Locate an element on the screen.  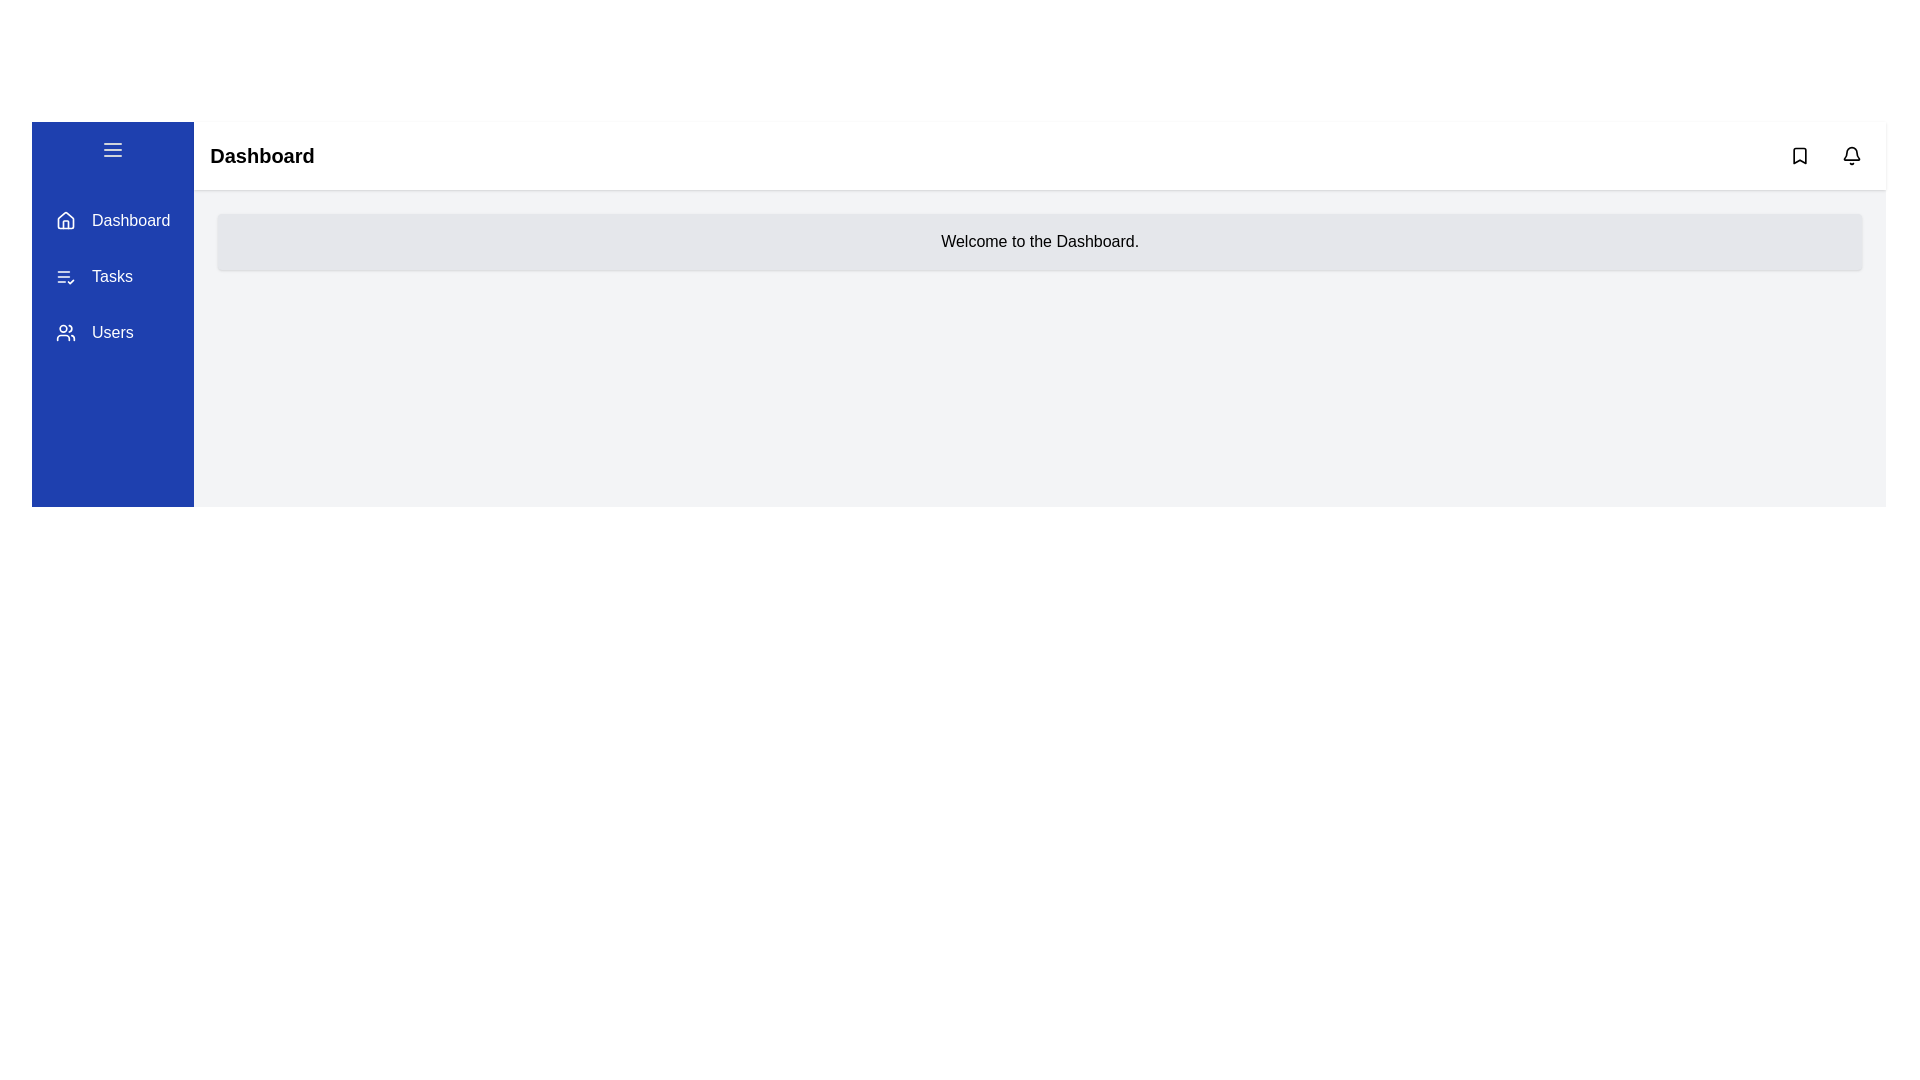
the menu toggle button located at the top left of the sidebar, which has a blue background and three horizontal white lines stacked vertically is located at coordinates (112, 152).